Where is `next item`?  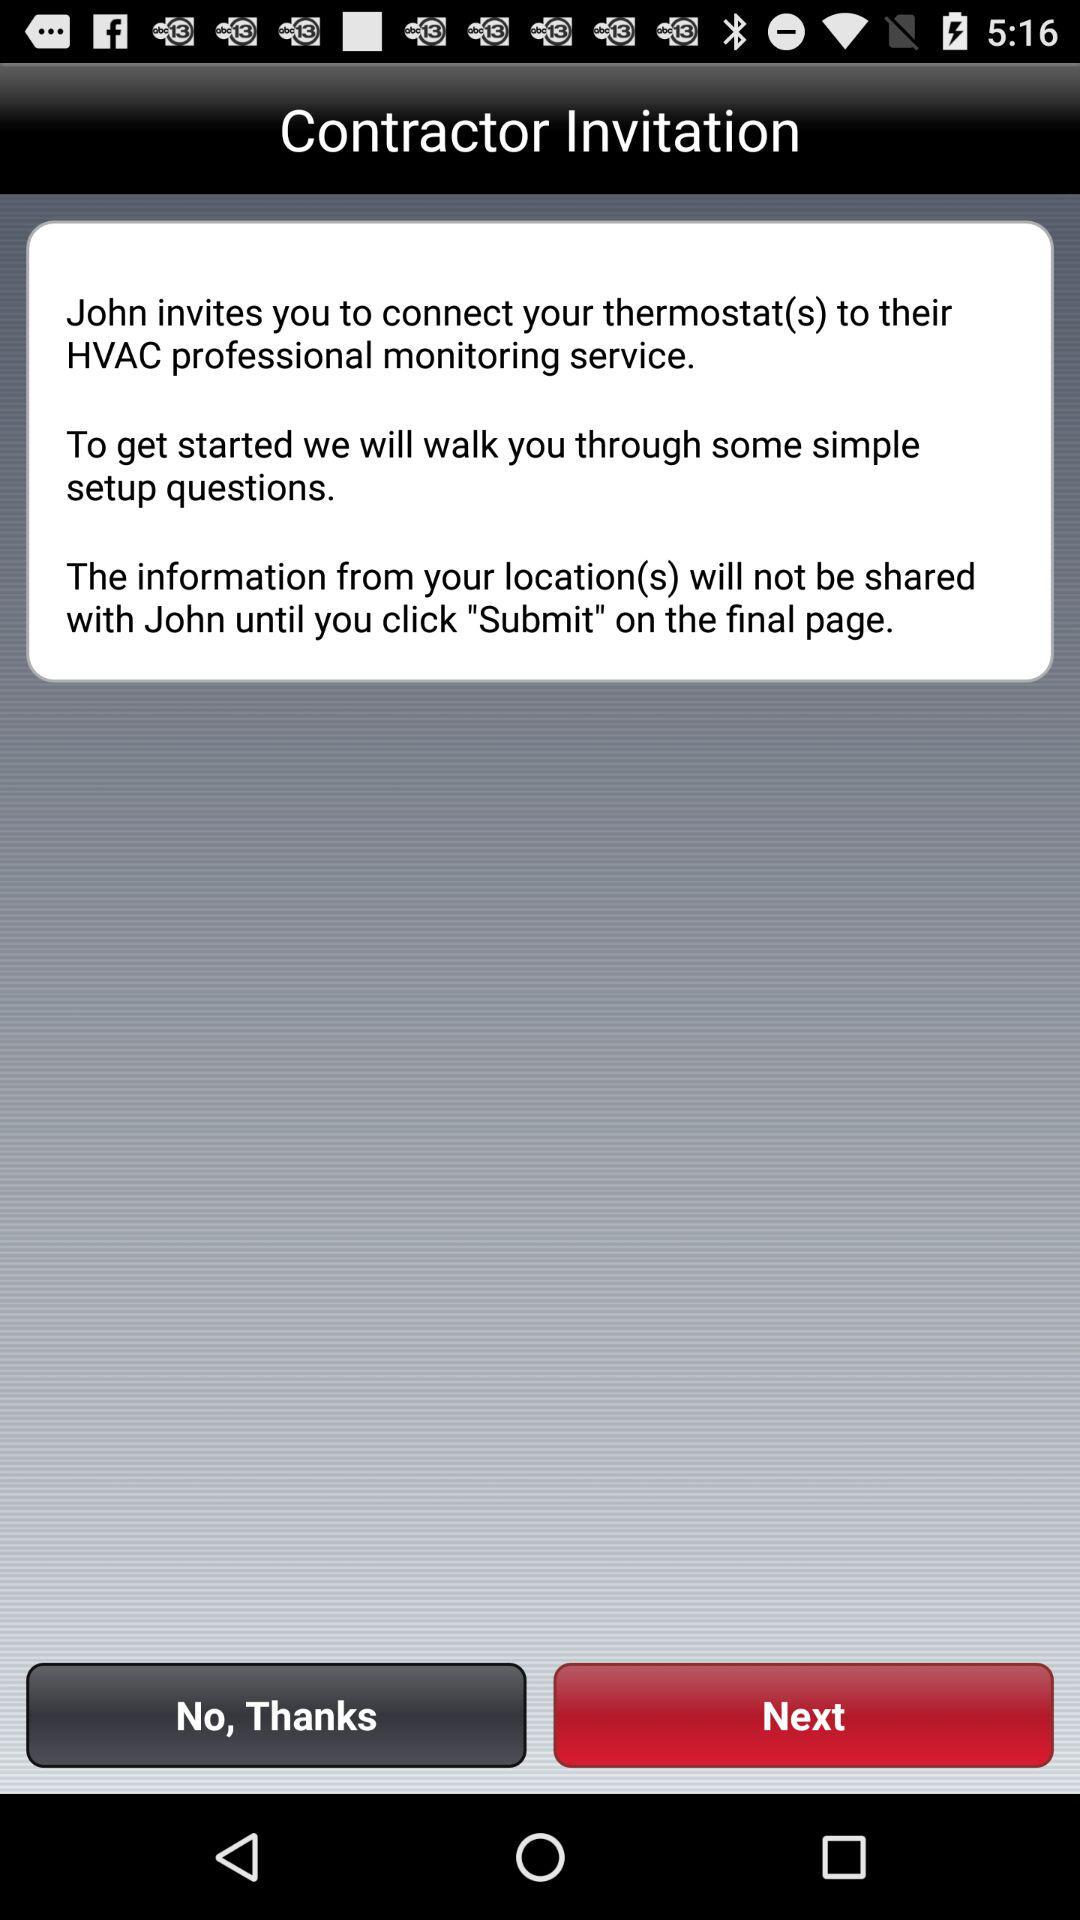
next item is located at coordinates (802, 1714).